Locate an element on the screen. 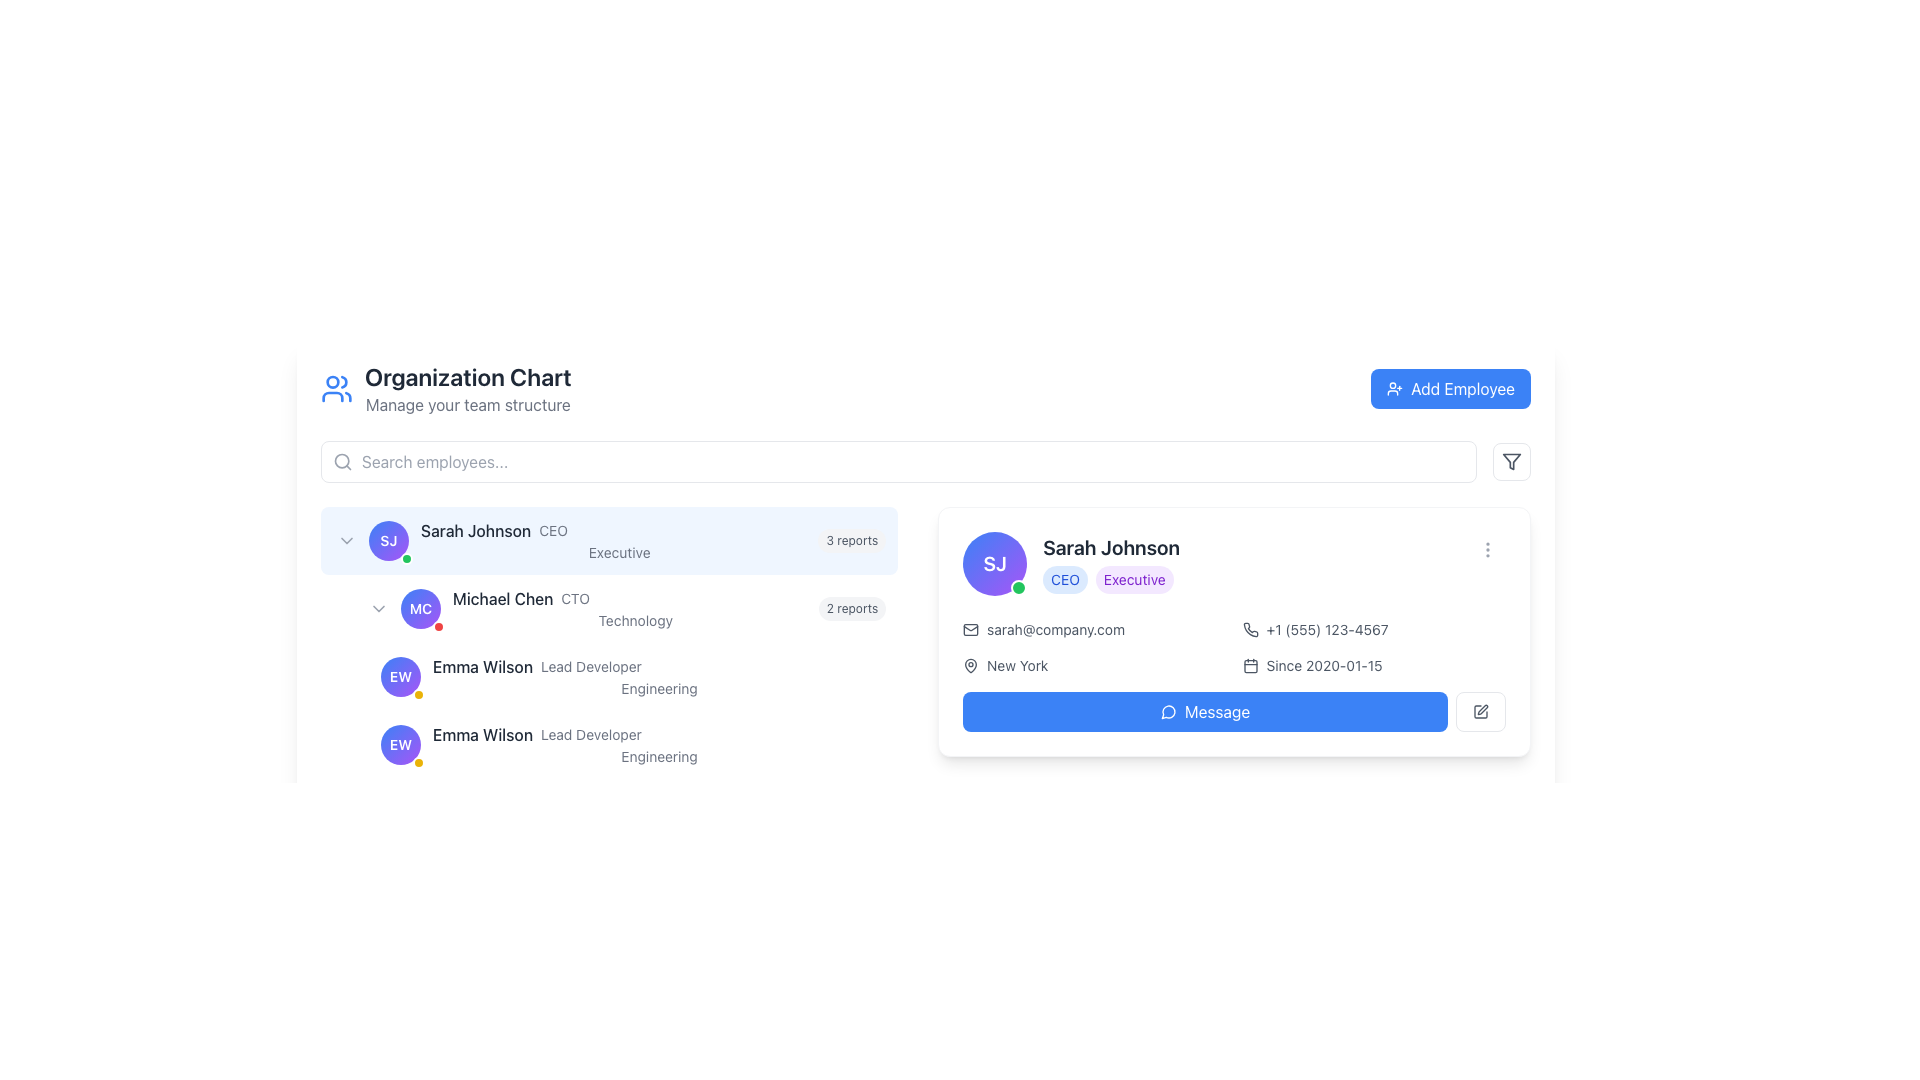 The width and height of the screenshot is (1920, 1080). the profile header for 'Sarah Johnson' located in the upper part of the right-side card, above the email and location details is located at coordinates (1070, 563).